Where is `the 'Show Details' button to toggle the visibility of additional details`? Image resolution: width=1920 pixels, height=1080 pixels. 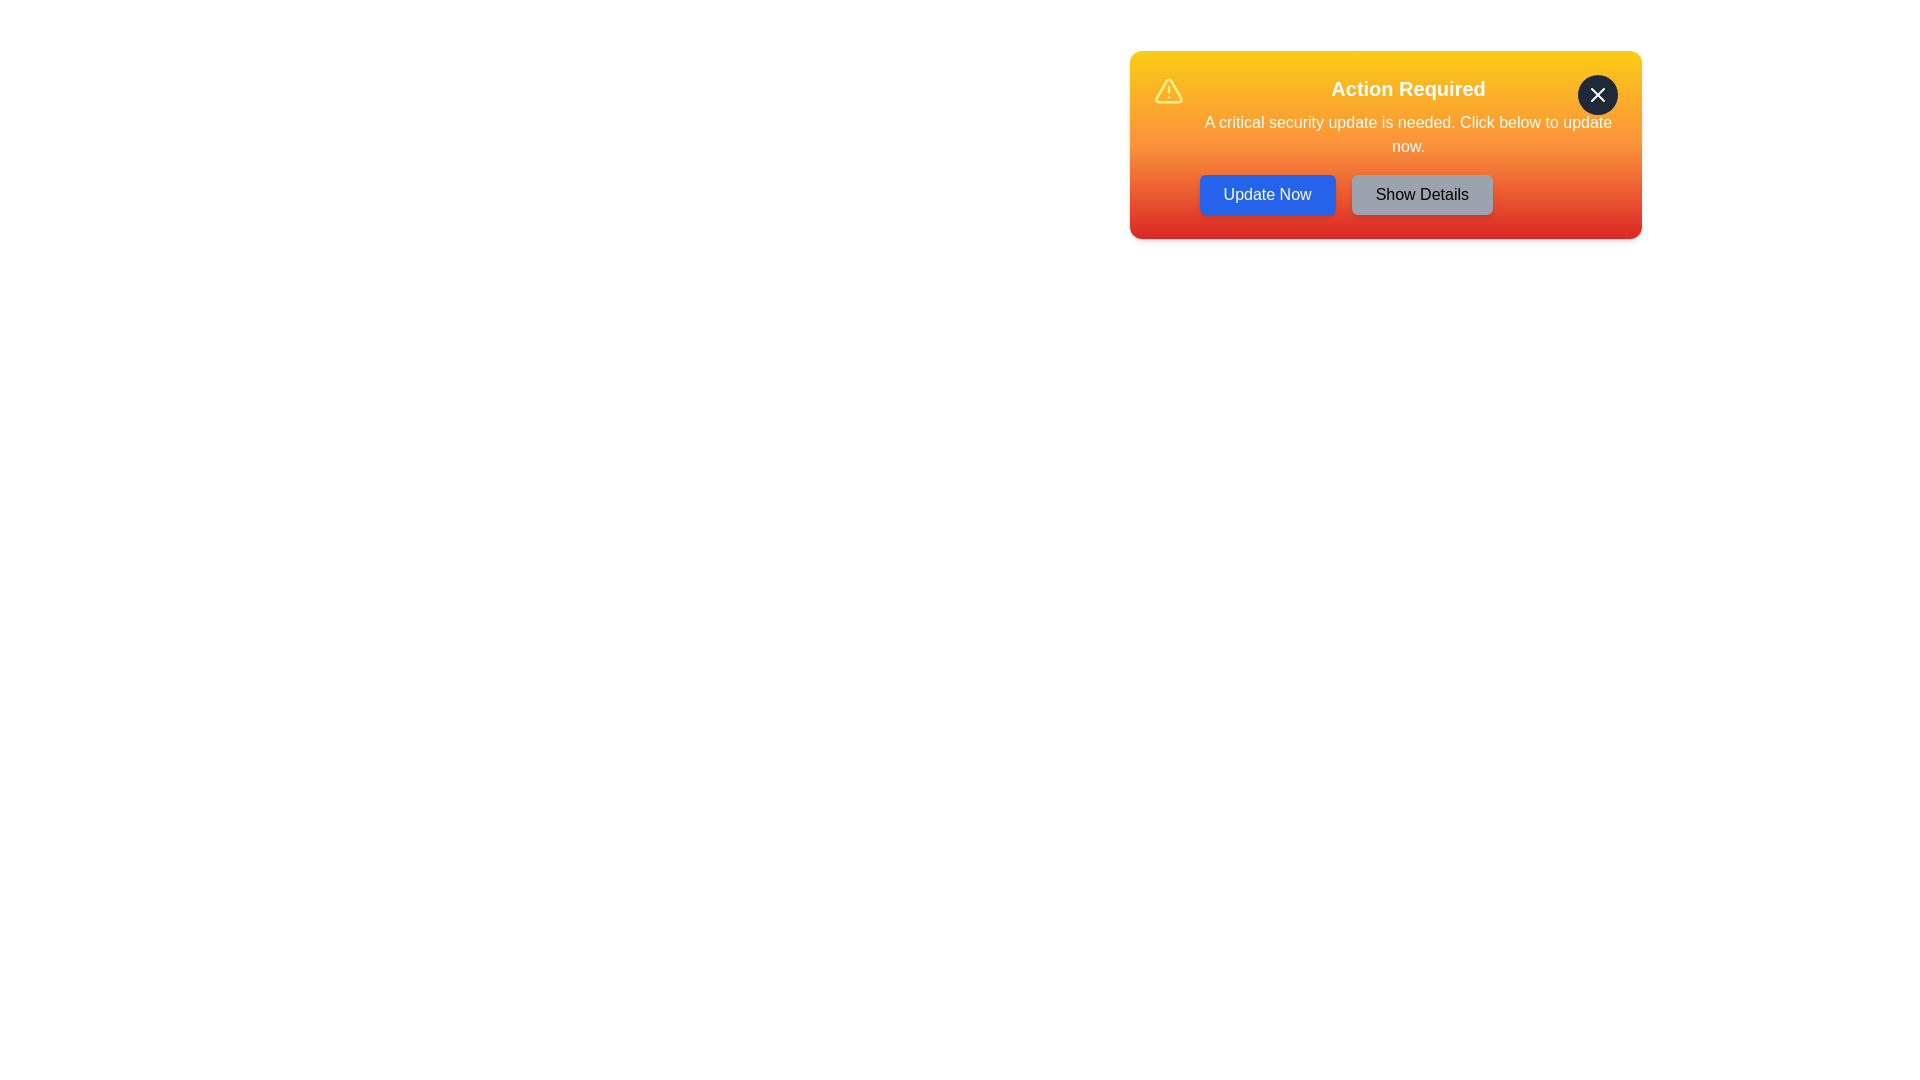 the 'Show Details' button to toggle the visibility of additional details is located at coordinates (1420, 195).